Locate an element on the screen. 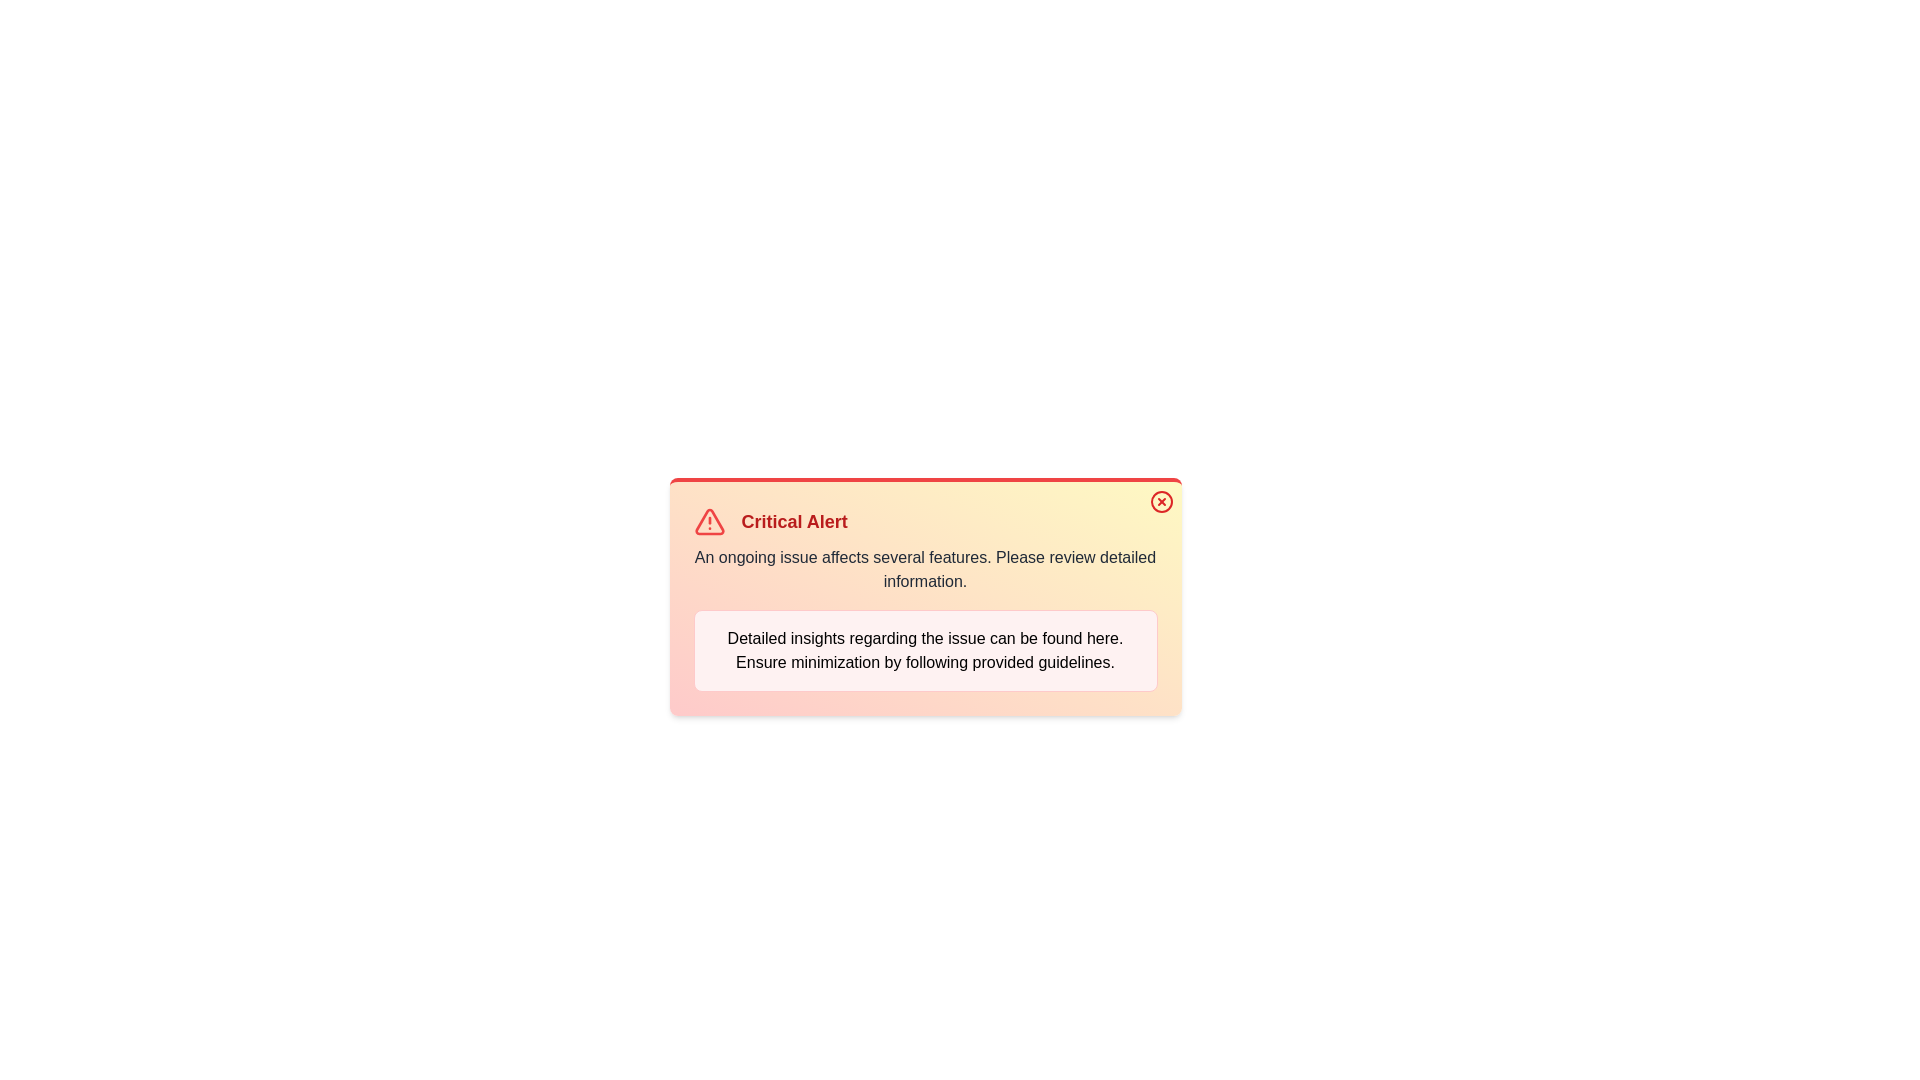  the close button to dismiss the alert notification is located at coordinates (1161, 500).